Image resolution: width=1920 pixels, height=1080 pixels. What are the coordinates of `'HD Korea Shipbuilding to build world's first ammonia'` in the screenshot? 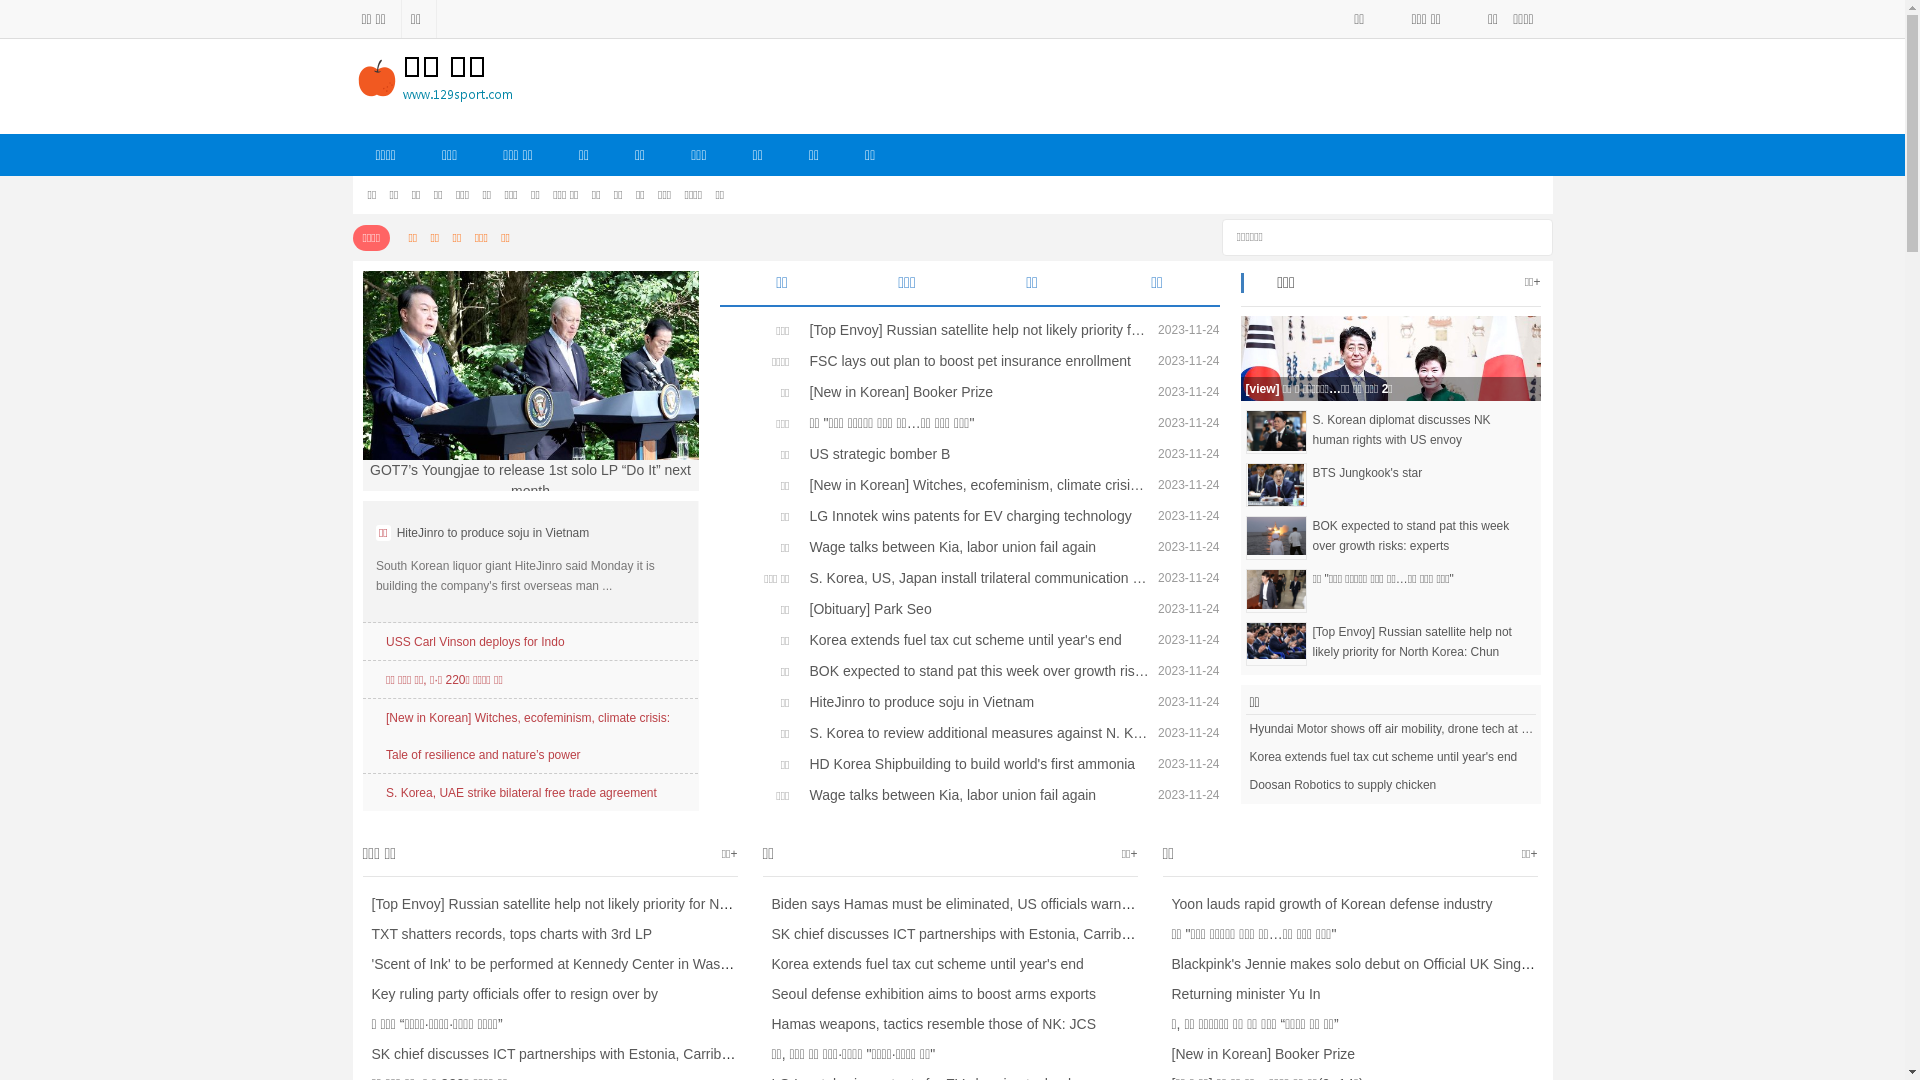 It's located at (974, 763).